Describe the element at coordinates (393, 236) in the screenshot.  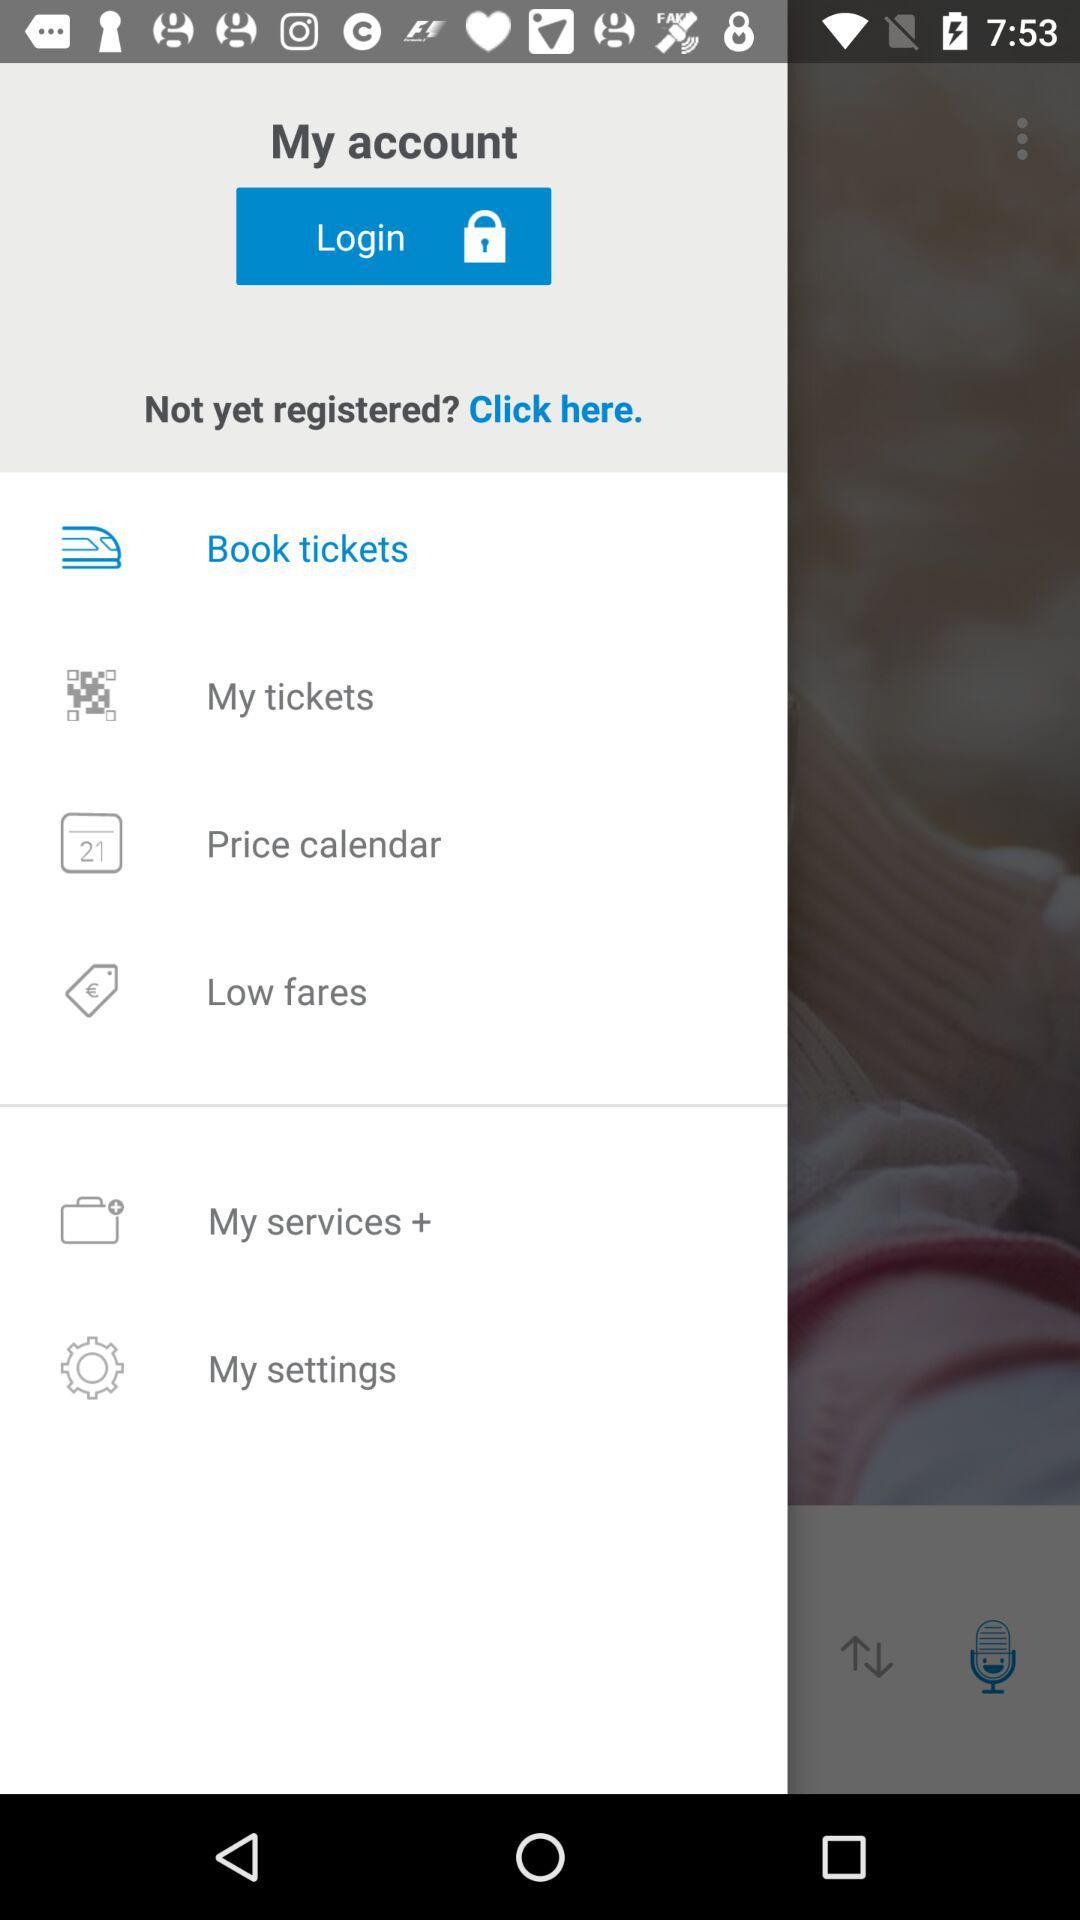
I see `the blue colored box below my account at the top of the page` at that location.